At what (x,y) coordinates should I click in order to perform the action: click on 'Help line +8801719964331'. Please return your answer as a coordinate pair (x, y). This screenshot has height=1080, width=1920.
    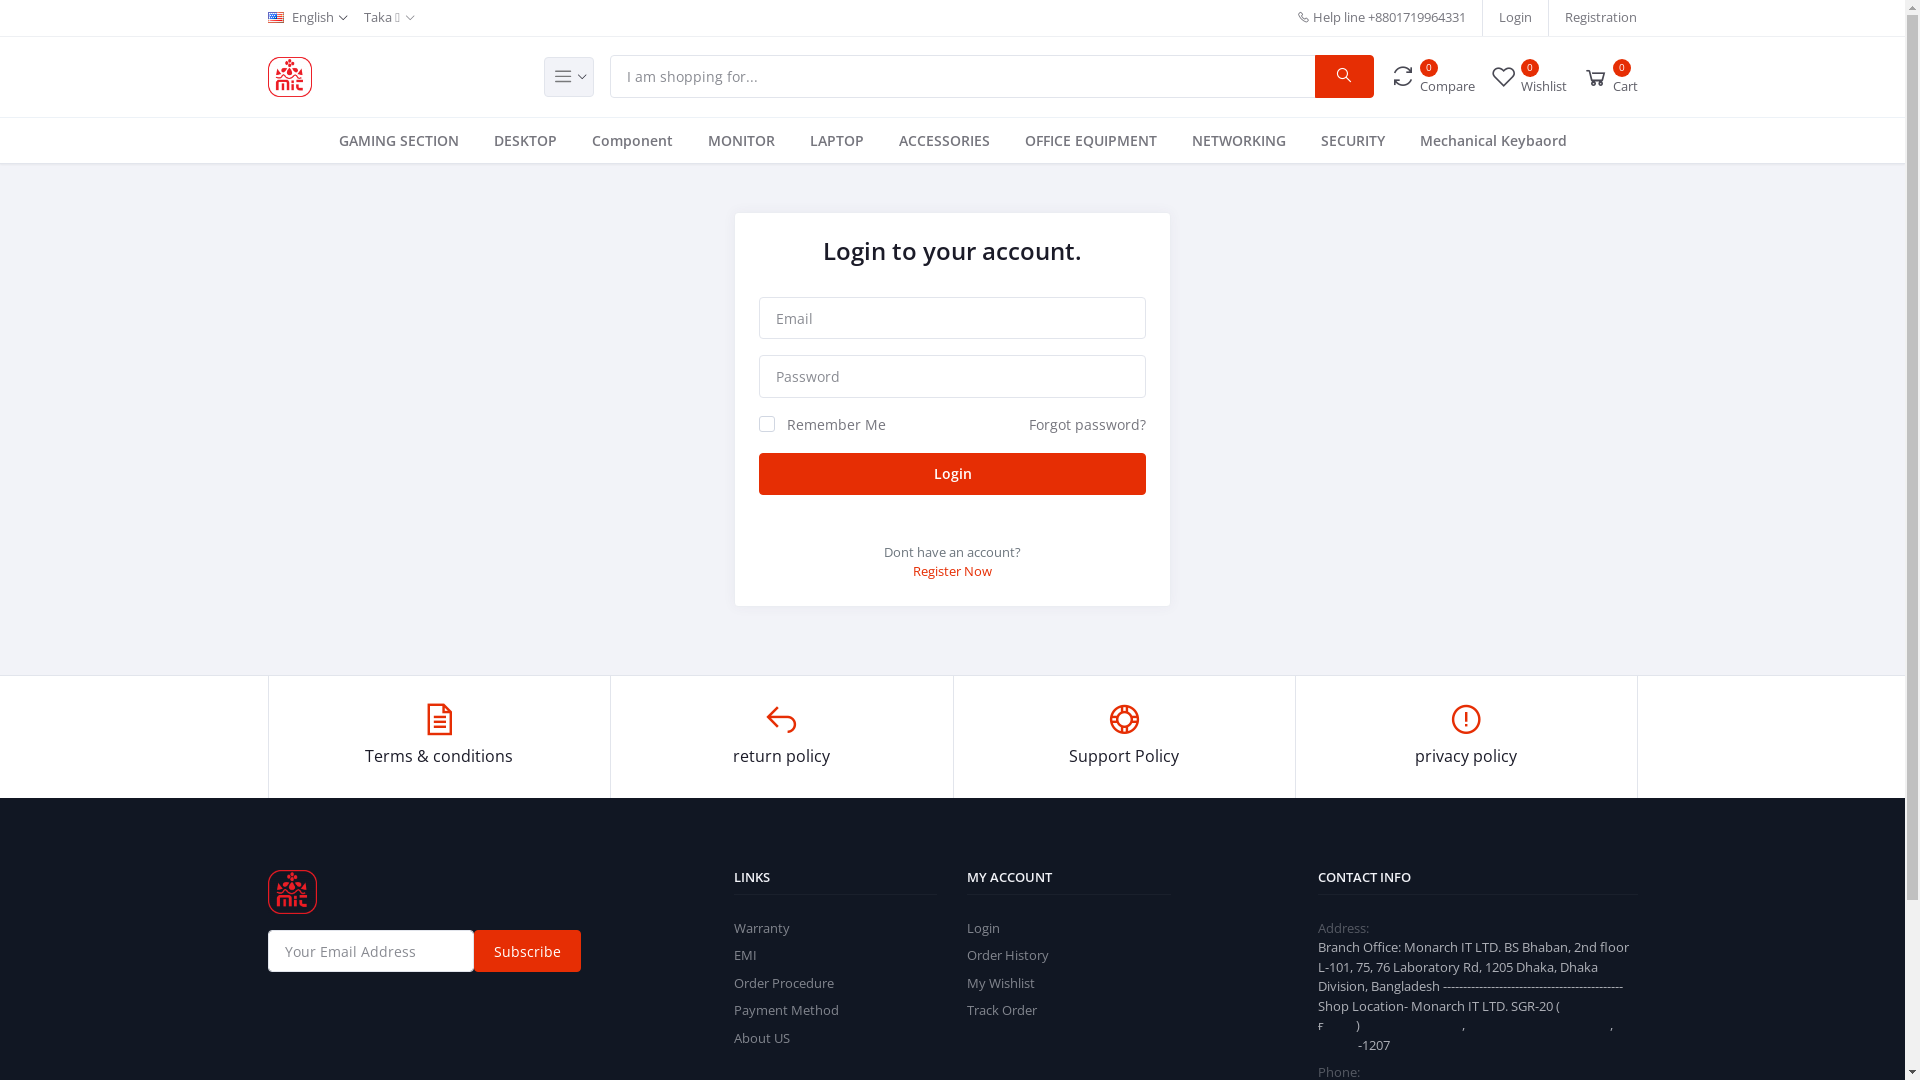
    Looking at the image, I should click on (1380, 18).